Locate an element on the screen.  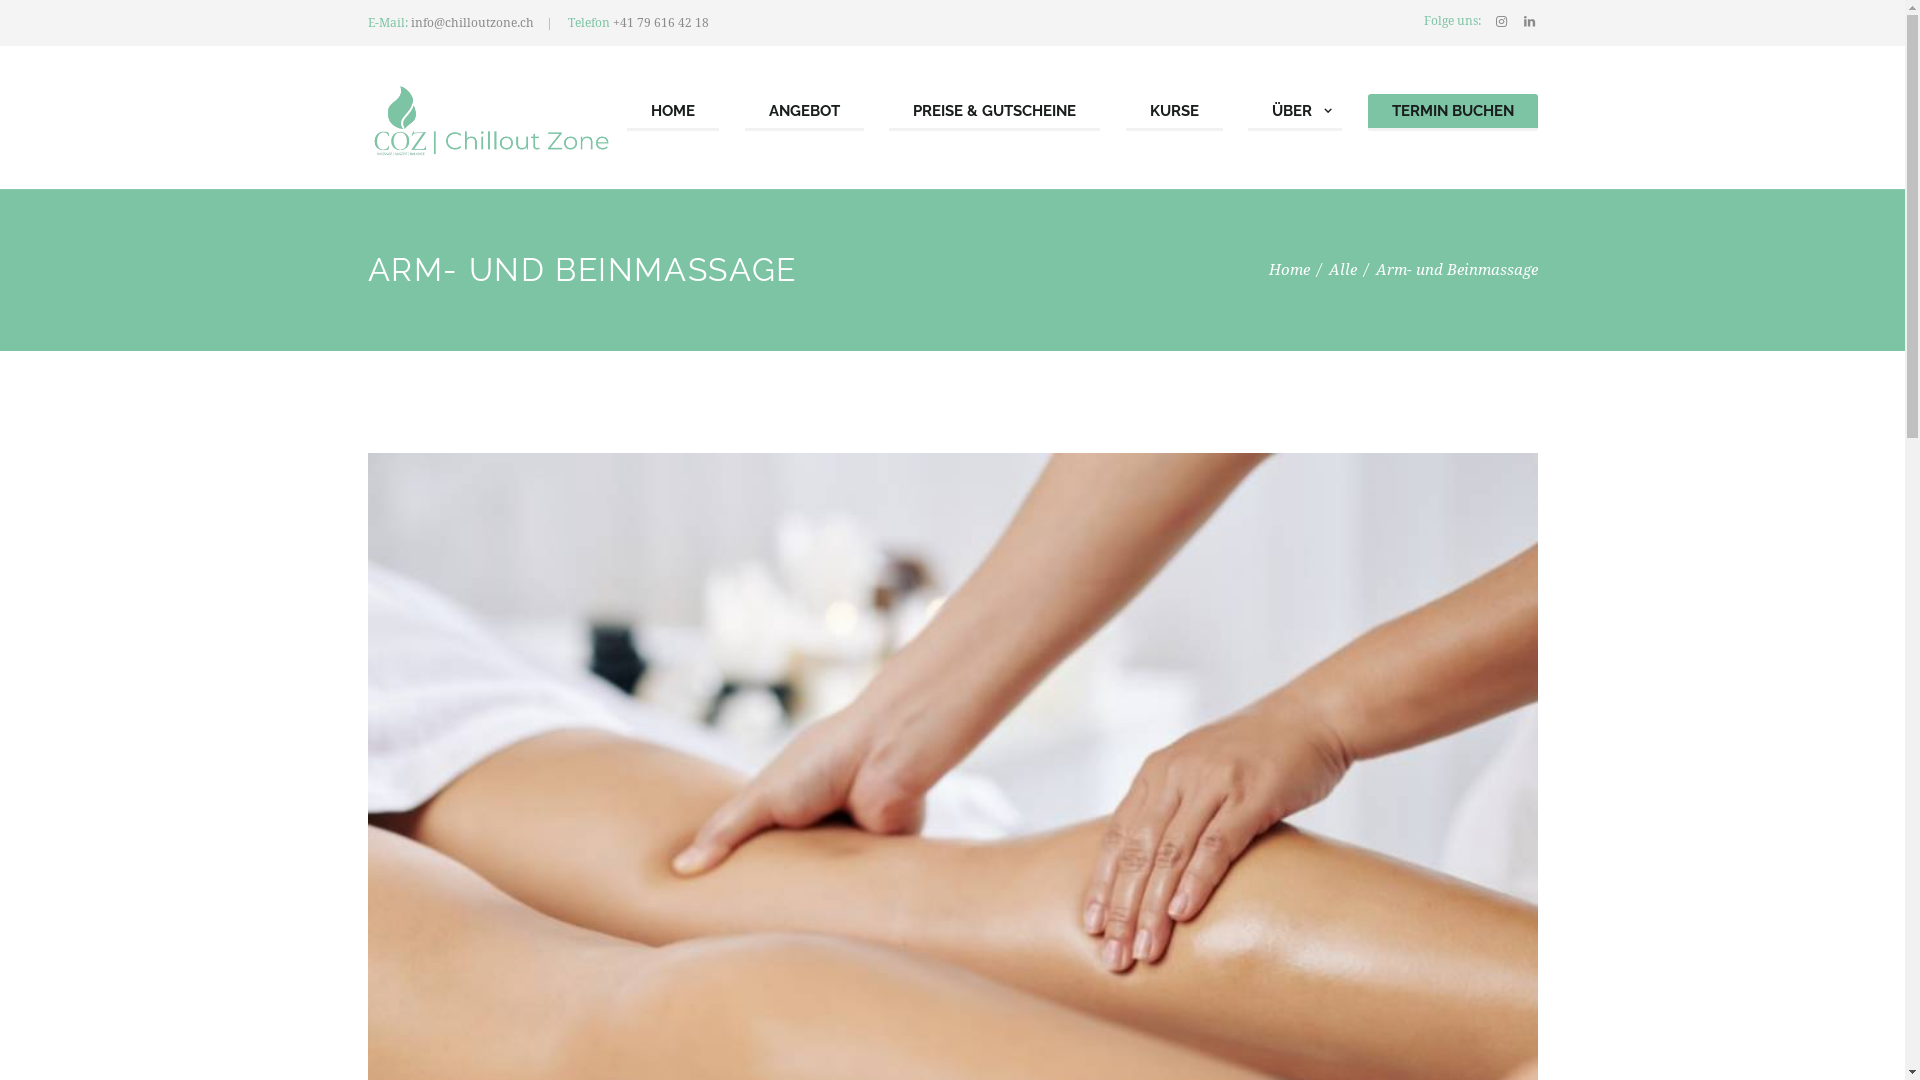
'KURSE' is located at coordinates (1174, 112).